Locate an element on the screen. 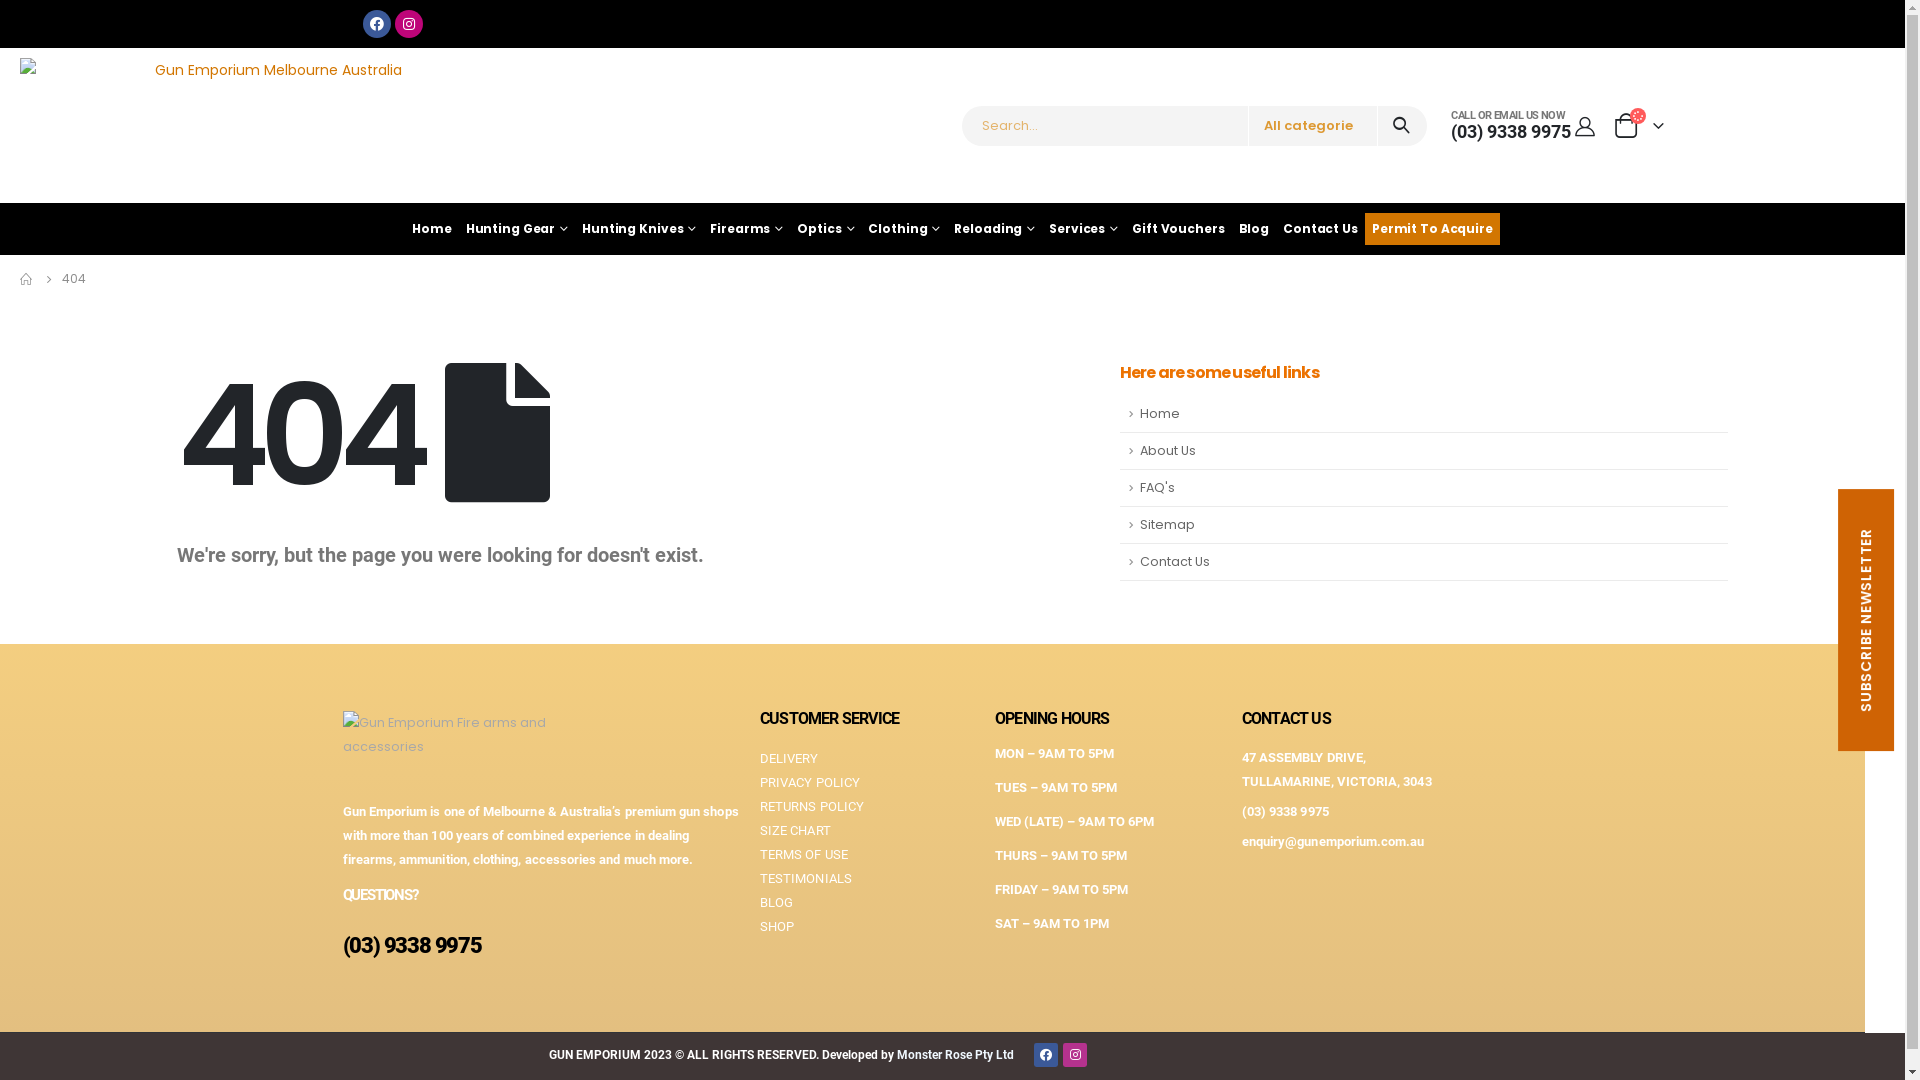 The height and width of the screenshot is (1080, 1920). 'Firearms' is located at coordinates (745, 227).